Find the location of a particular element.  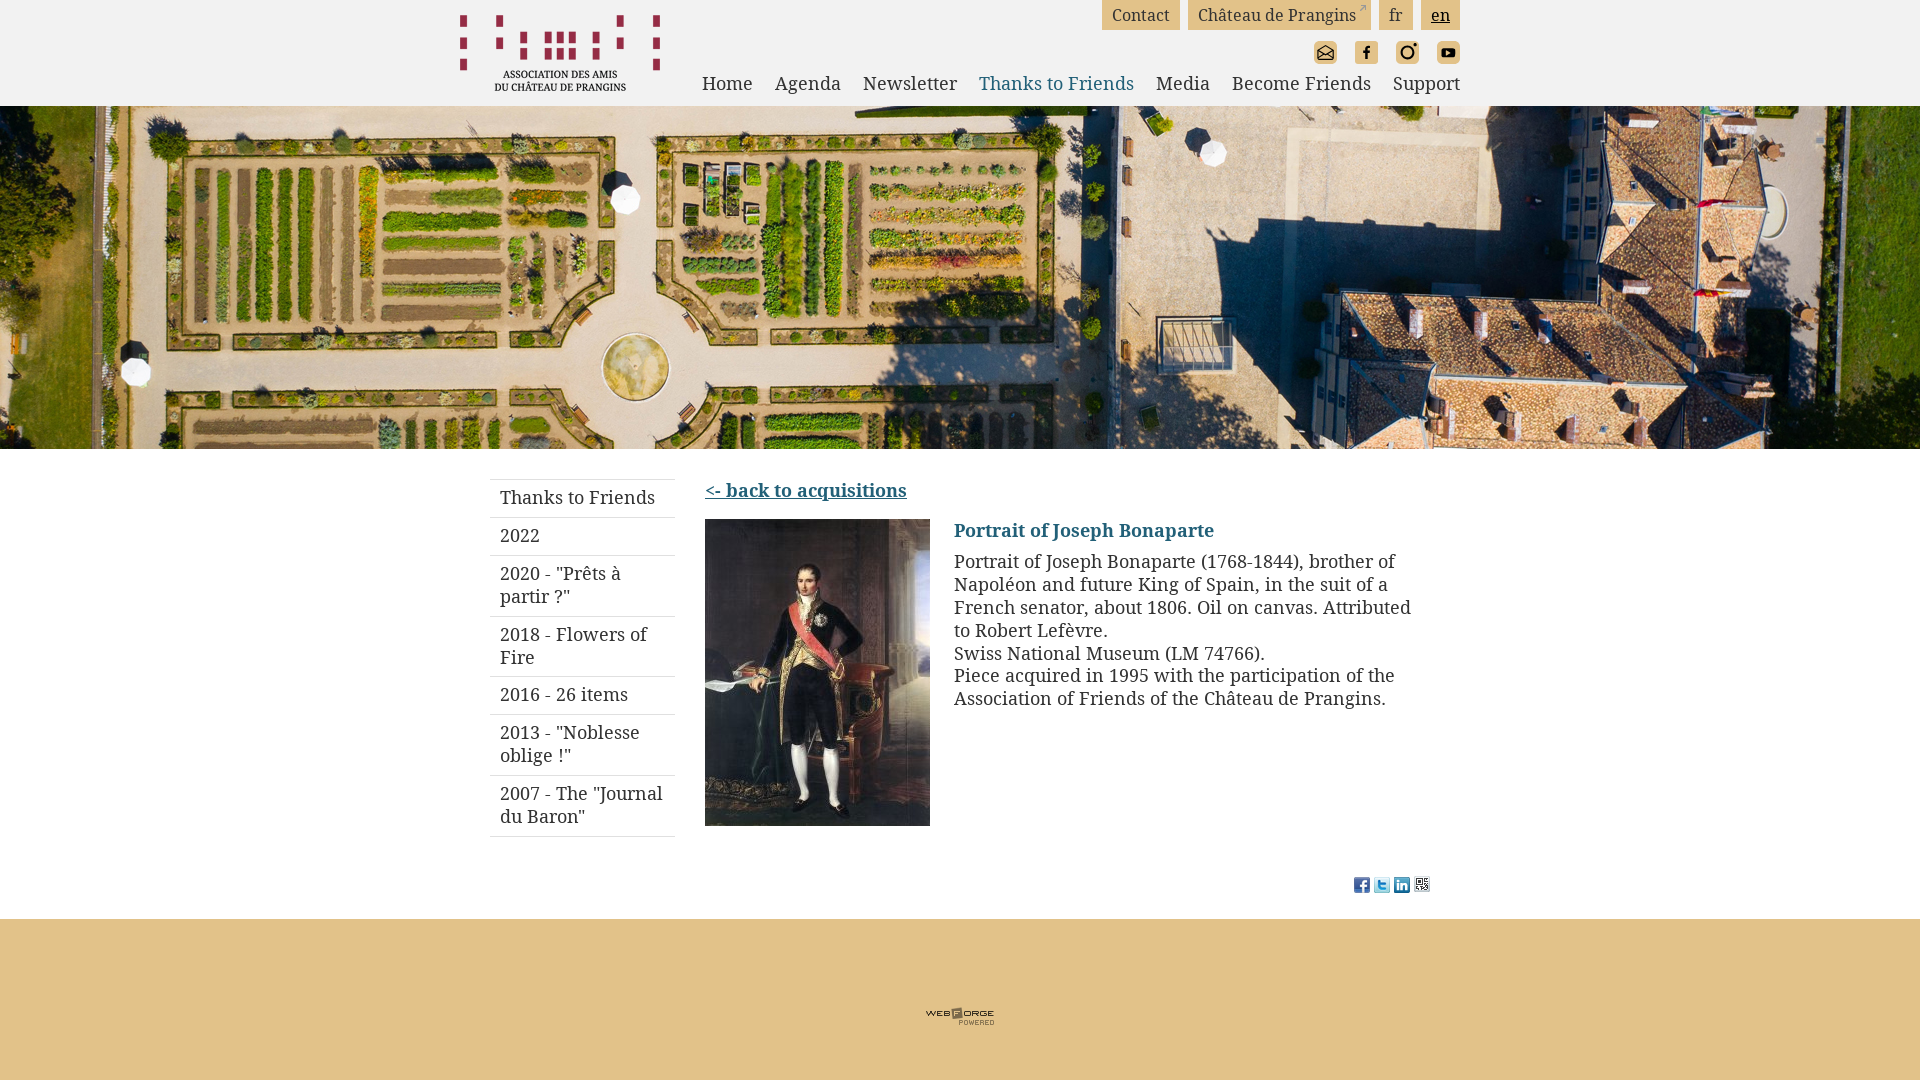

'Media' is located at coordinates (1171, 83).